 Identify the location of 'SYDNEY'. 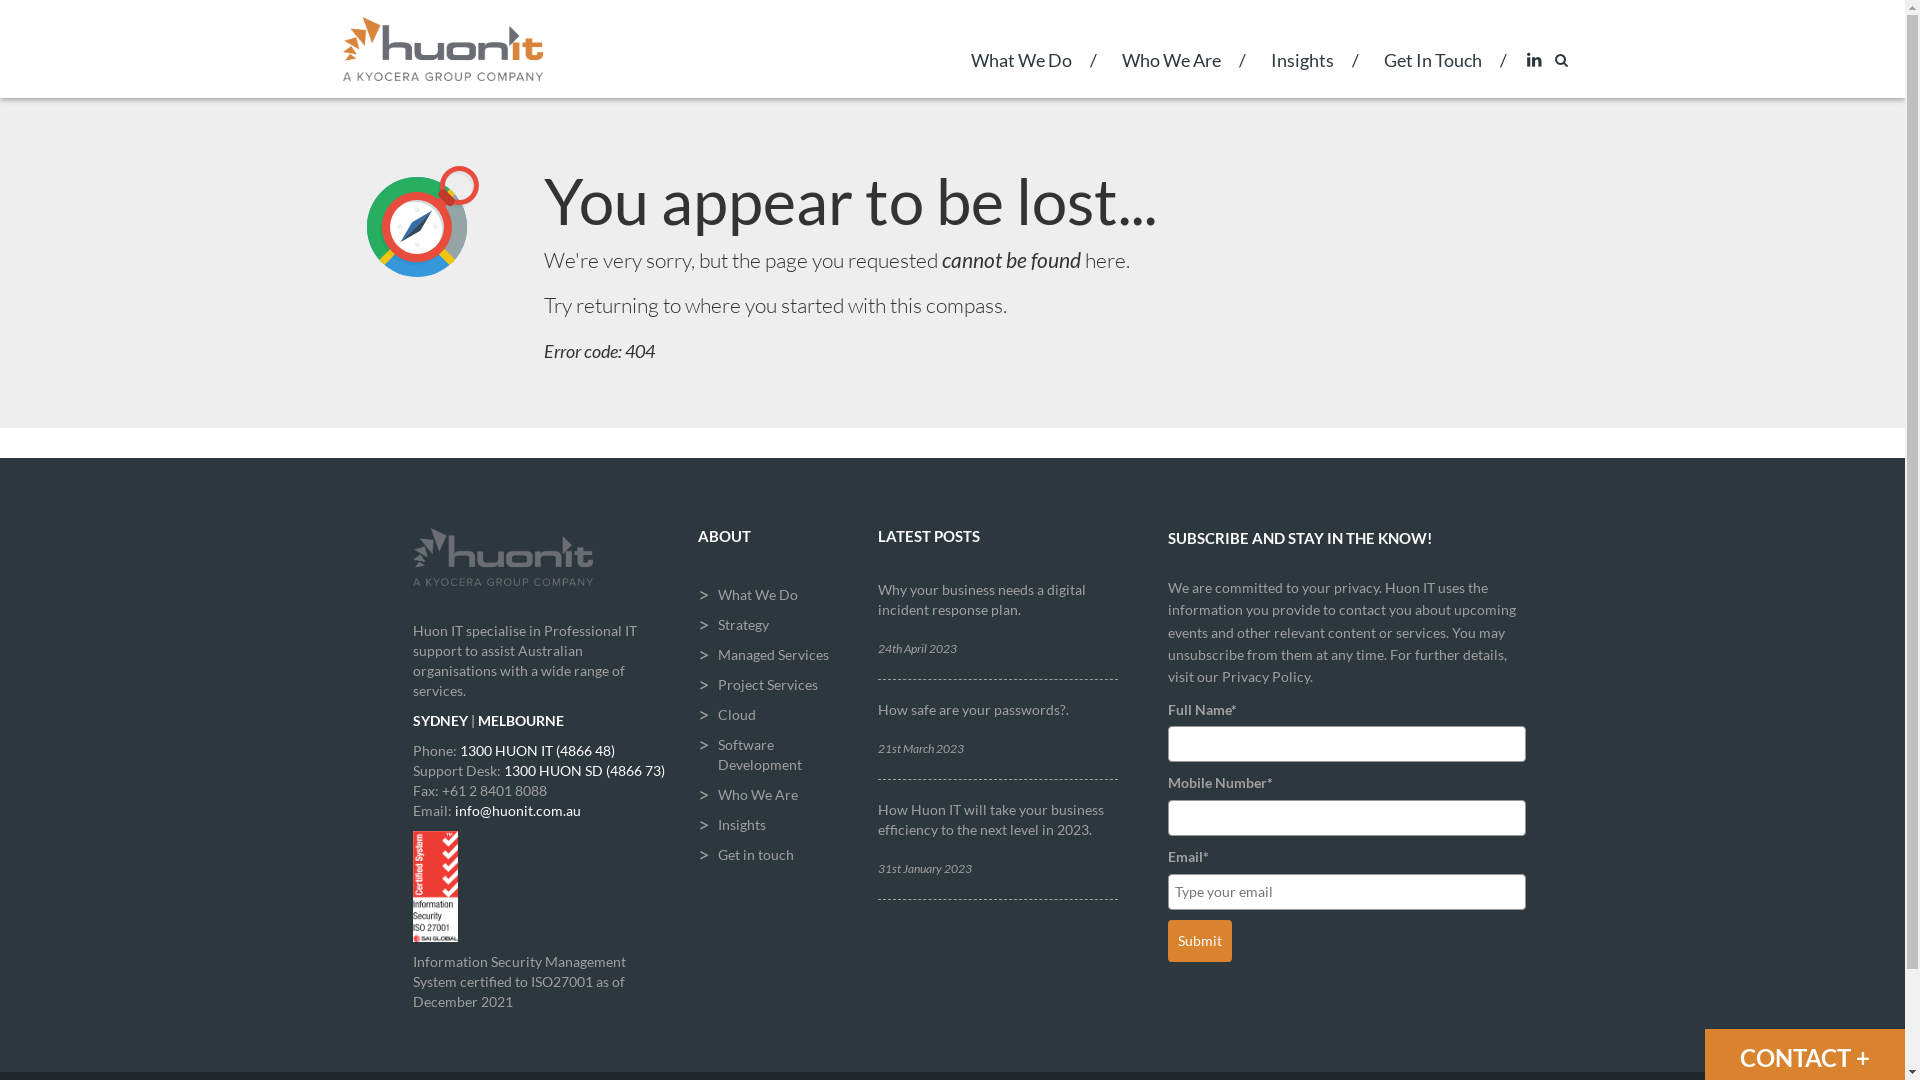
(411, 720).